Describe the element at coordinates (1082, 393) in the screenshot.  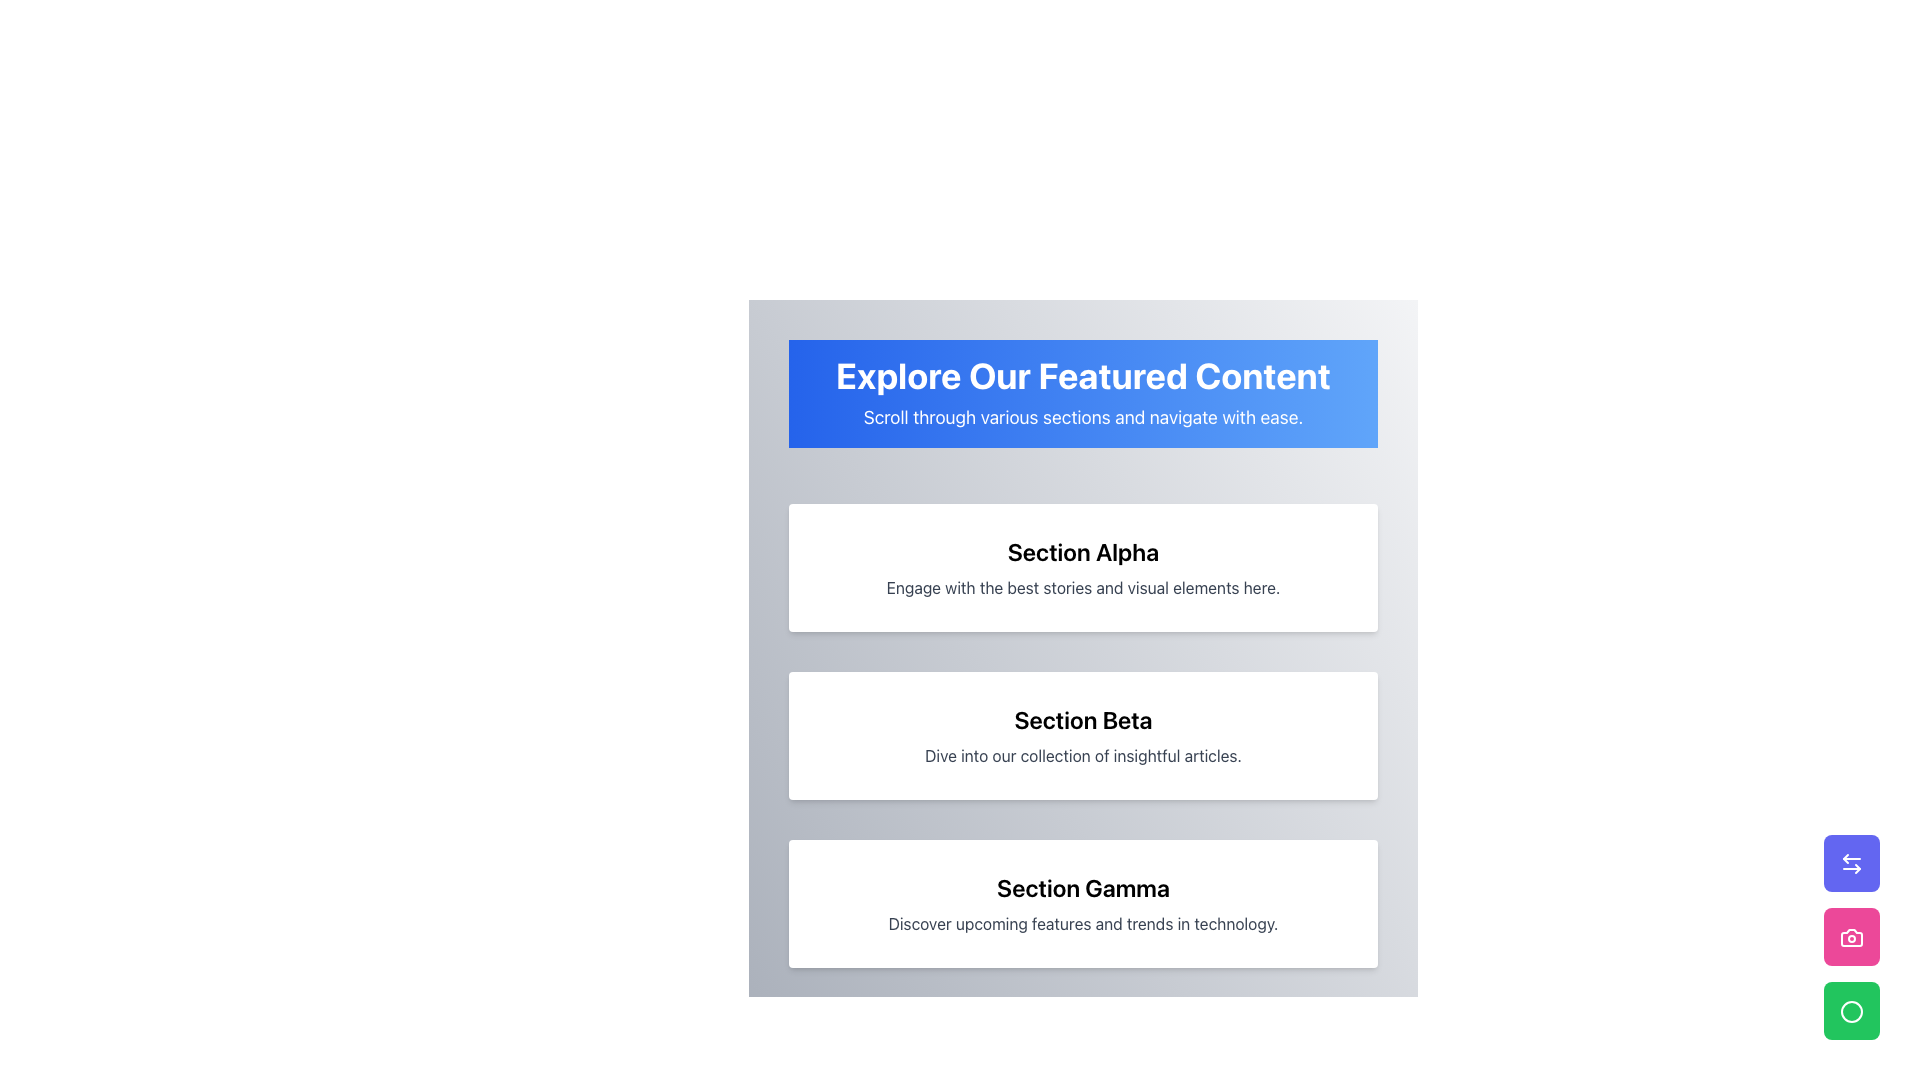
I see `the prominent header section styled as a banner with the title 'Explore Our Featured Content' and subtitle 'Scroll through various sections and navigate with ease'` at that location.